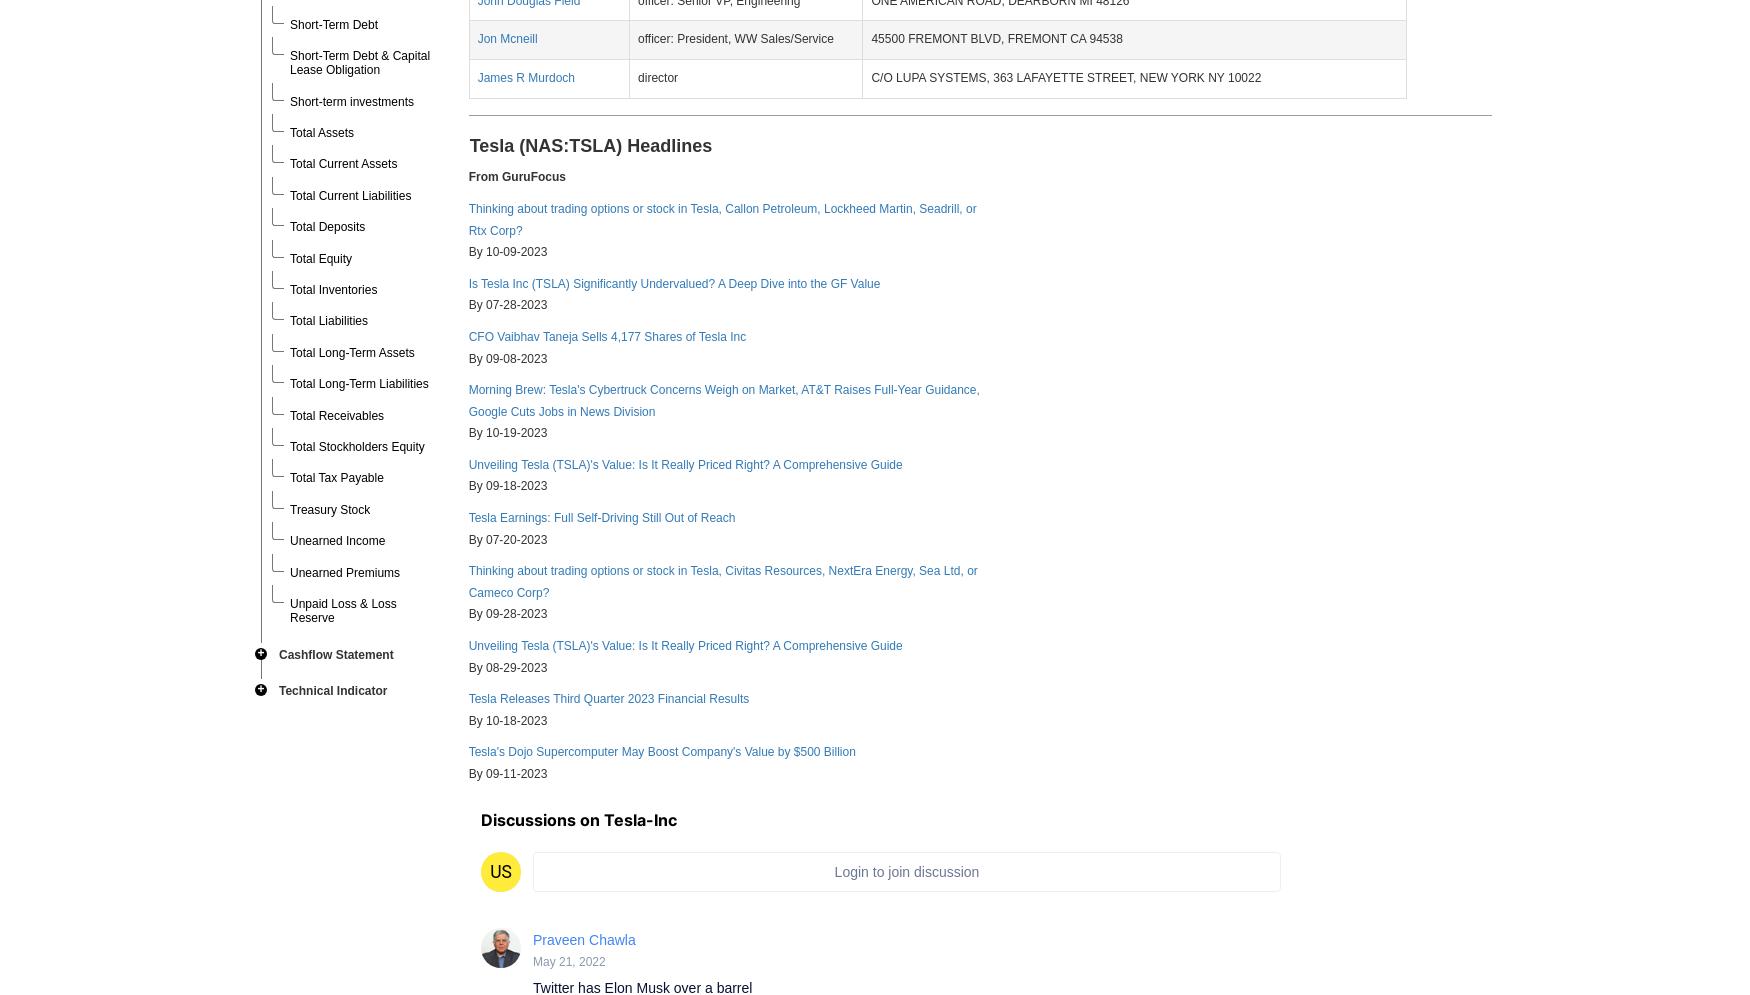  Describe the element at coordinates (288, 351) in the screenshot. I see `'Total Long-Term Assets'` at that location.